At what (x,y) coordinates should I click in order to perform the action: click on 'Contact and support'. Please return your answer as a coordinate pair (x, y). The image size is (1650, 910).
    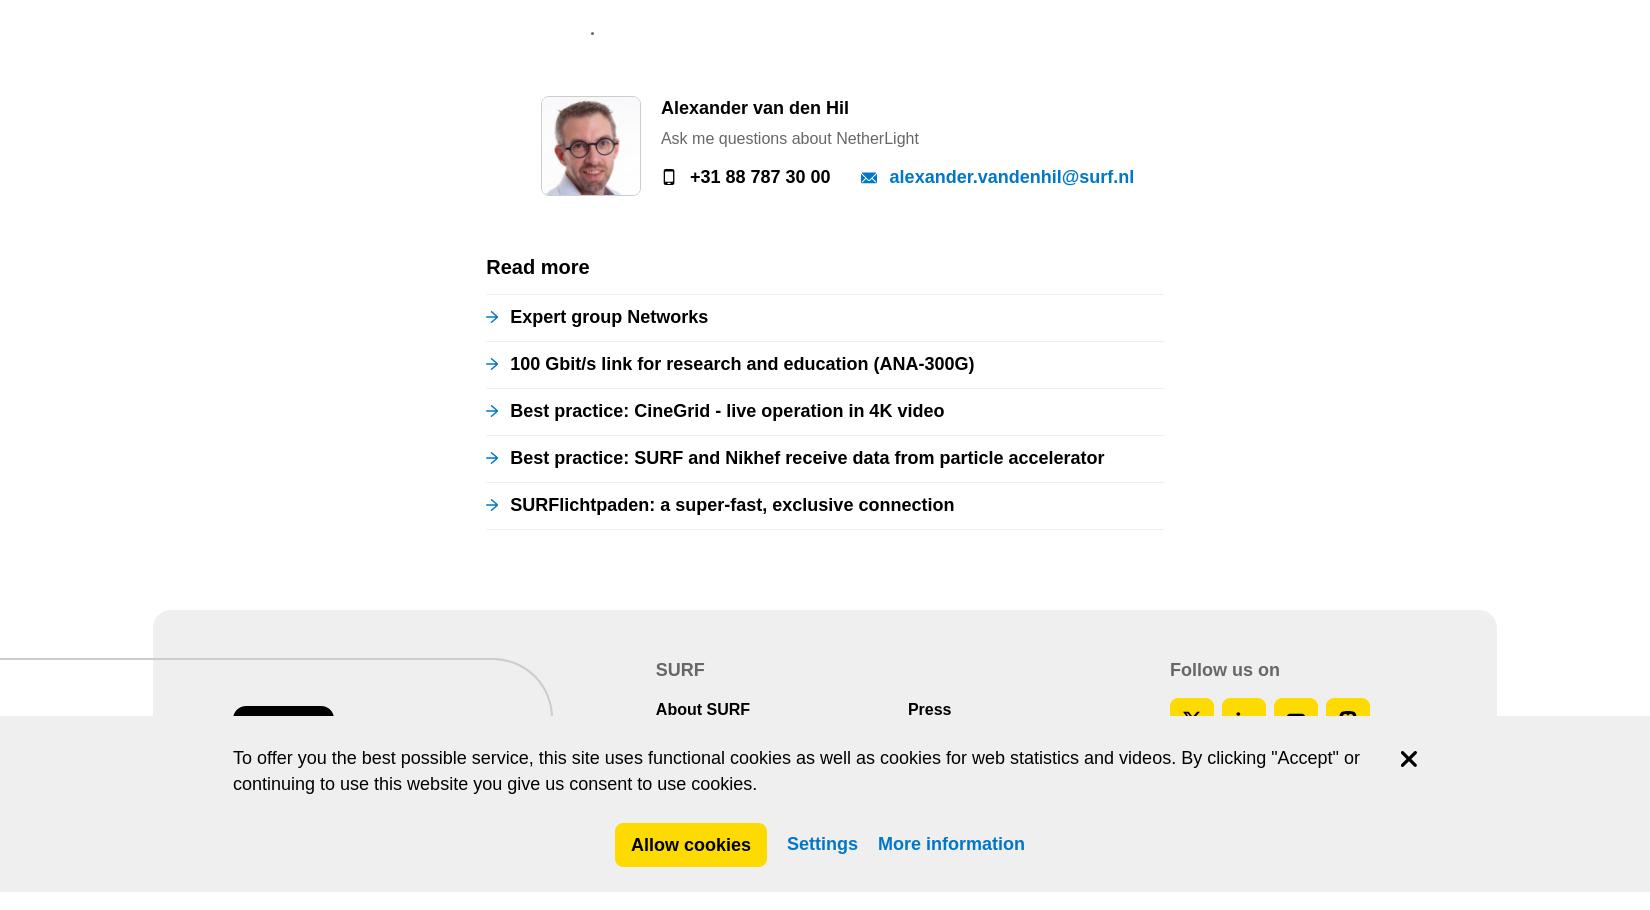
    Looking at the image, I should click on (732, 63).